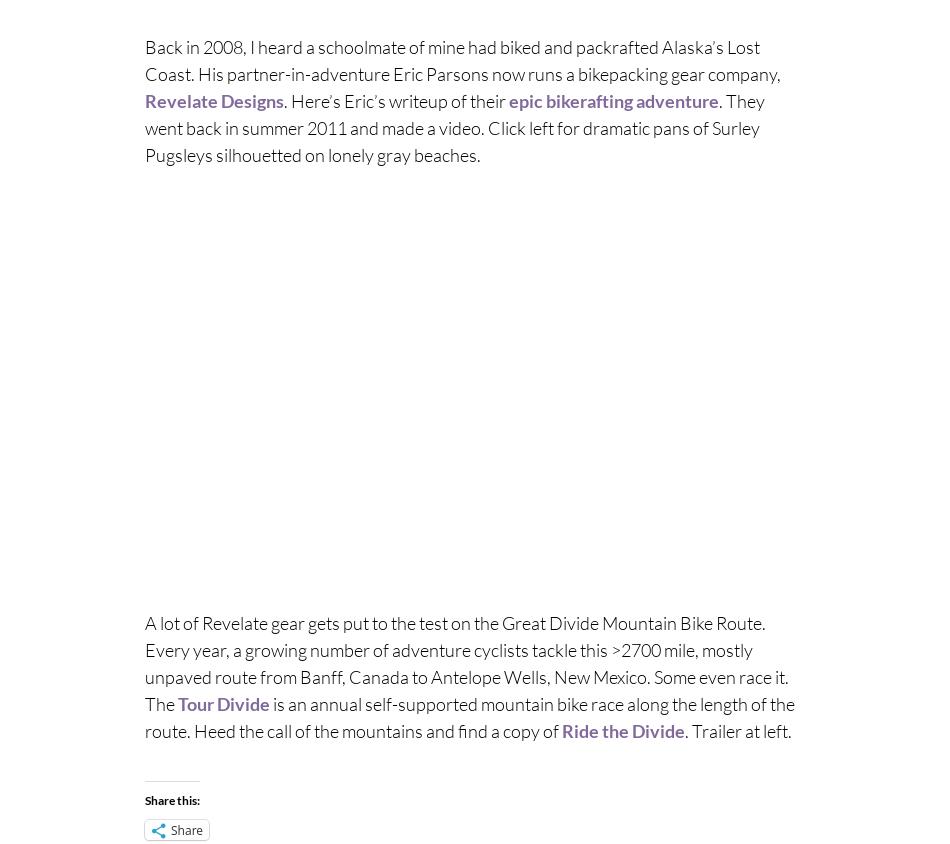 This screenshot has height=844, width=950. I want to click on 'Share this:', so click(172, 799).